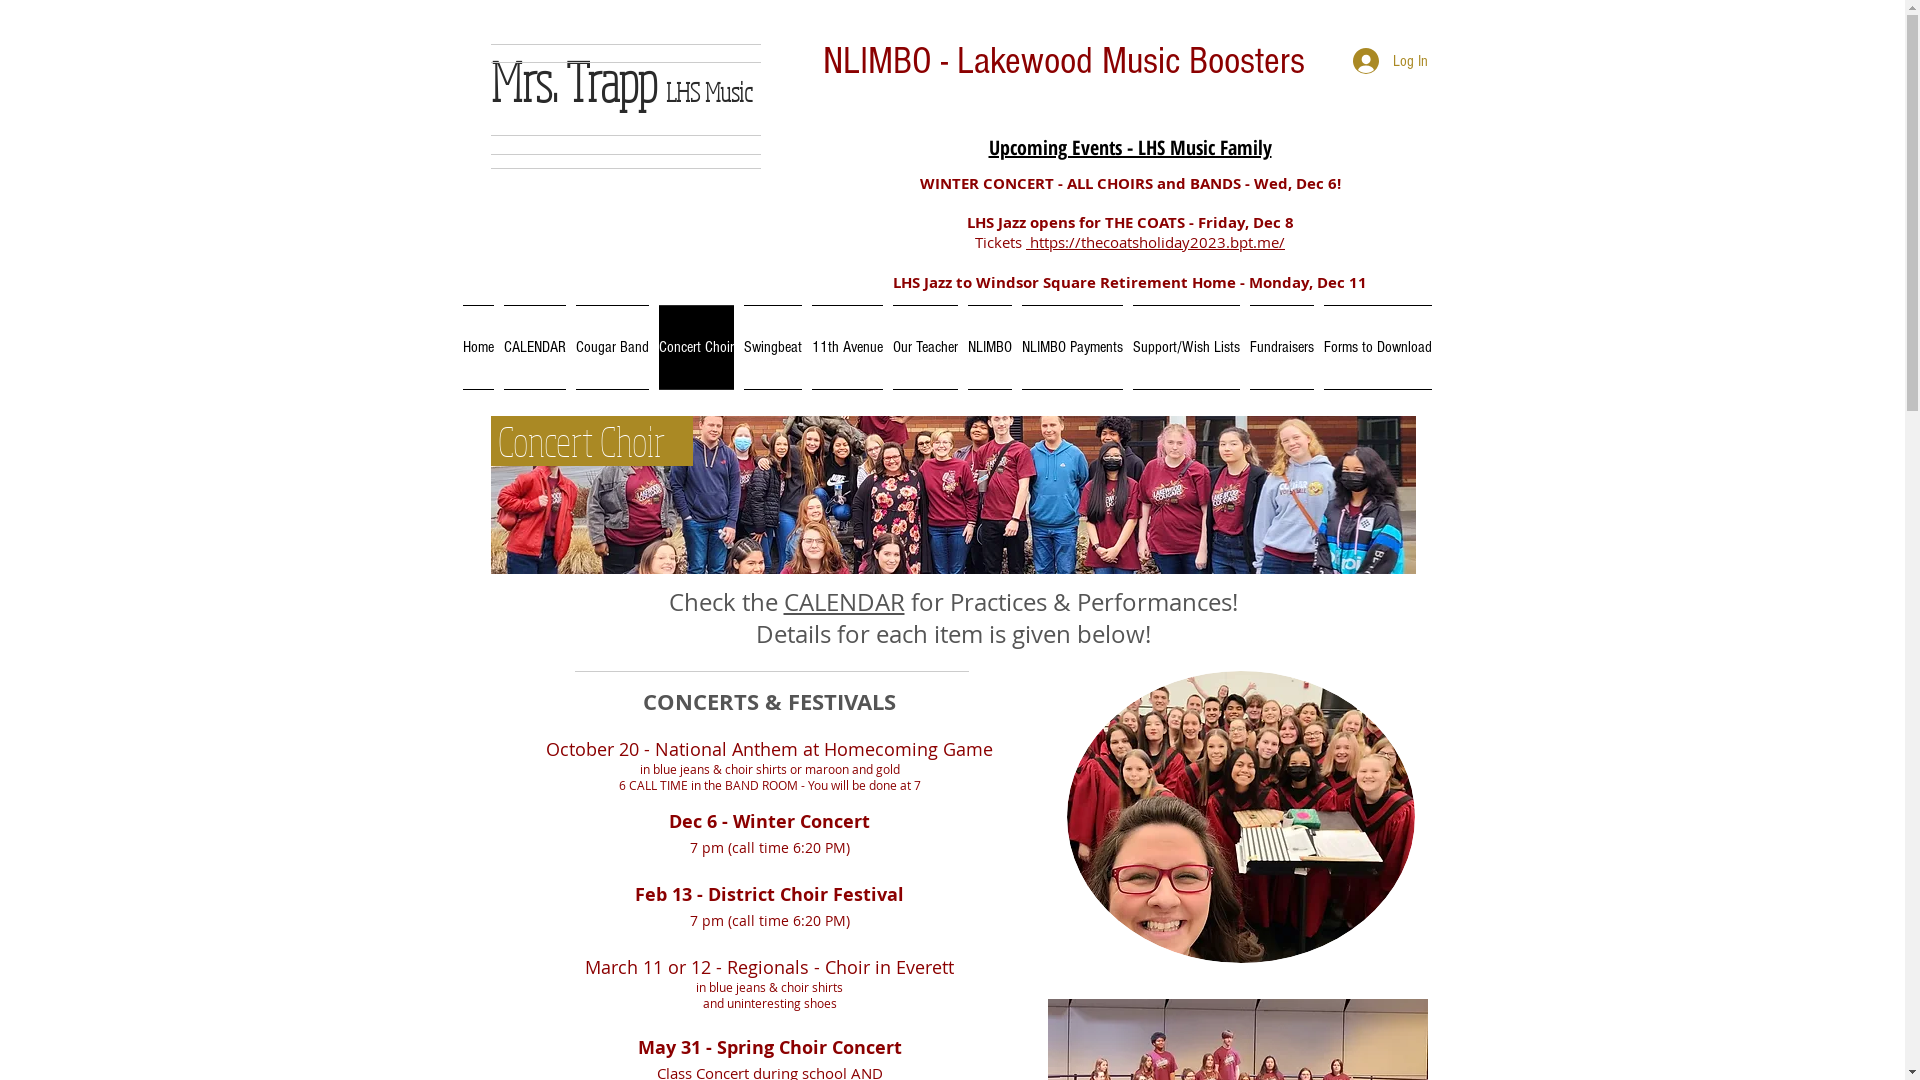 The image size is (1920, 1080). What do you see at coordinates (460, 346) in the screenshot?
I see `'Home'` at bounding box center [460, 346].